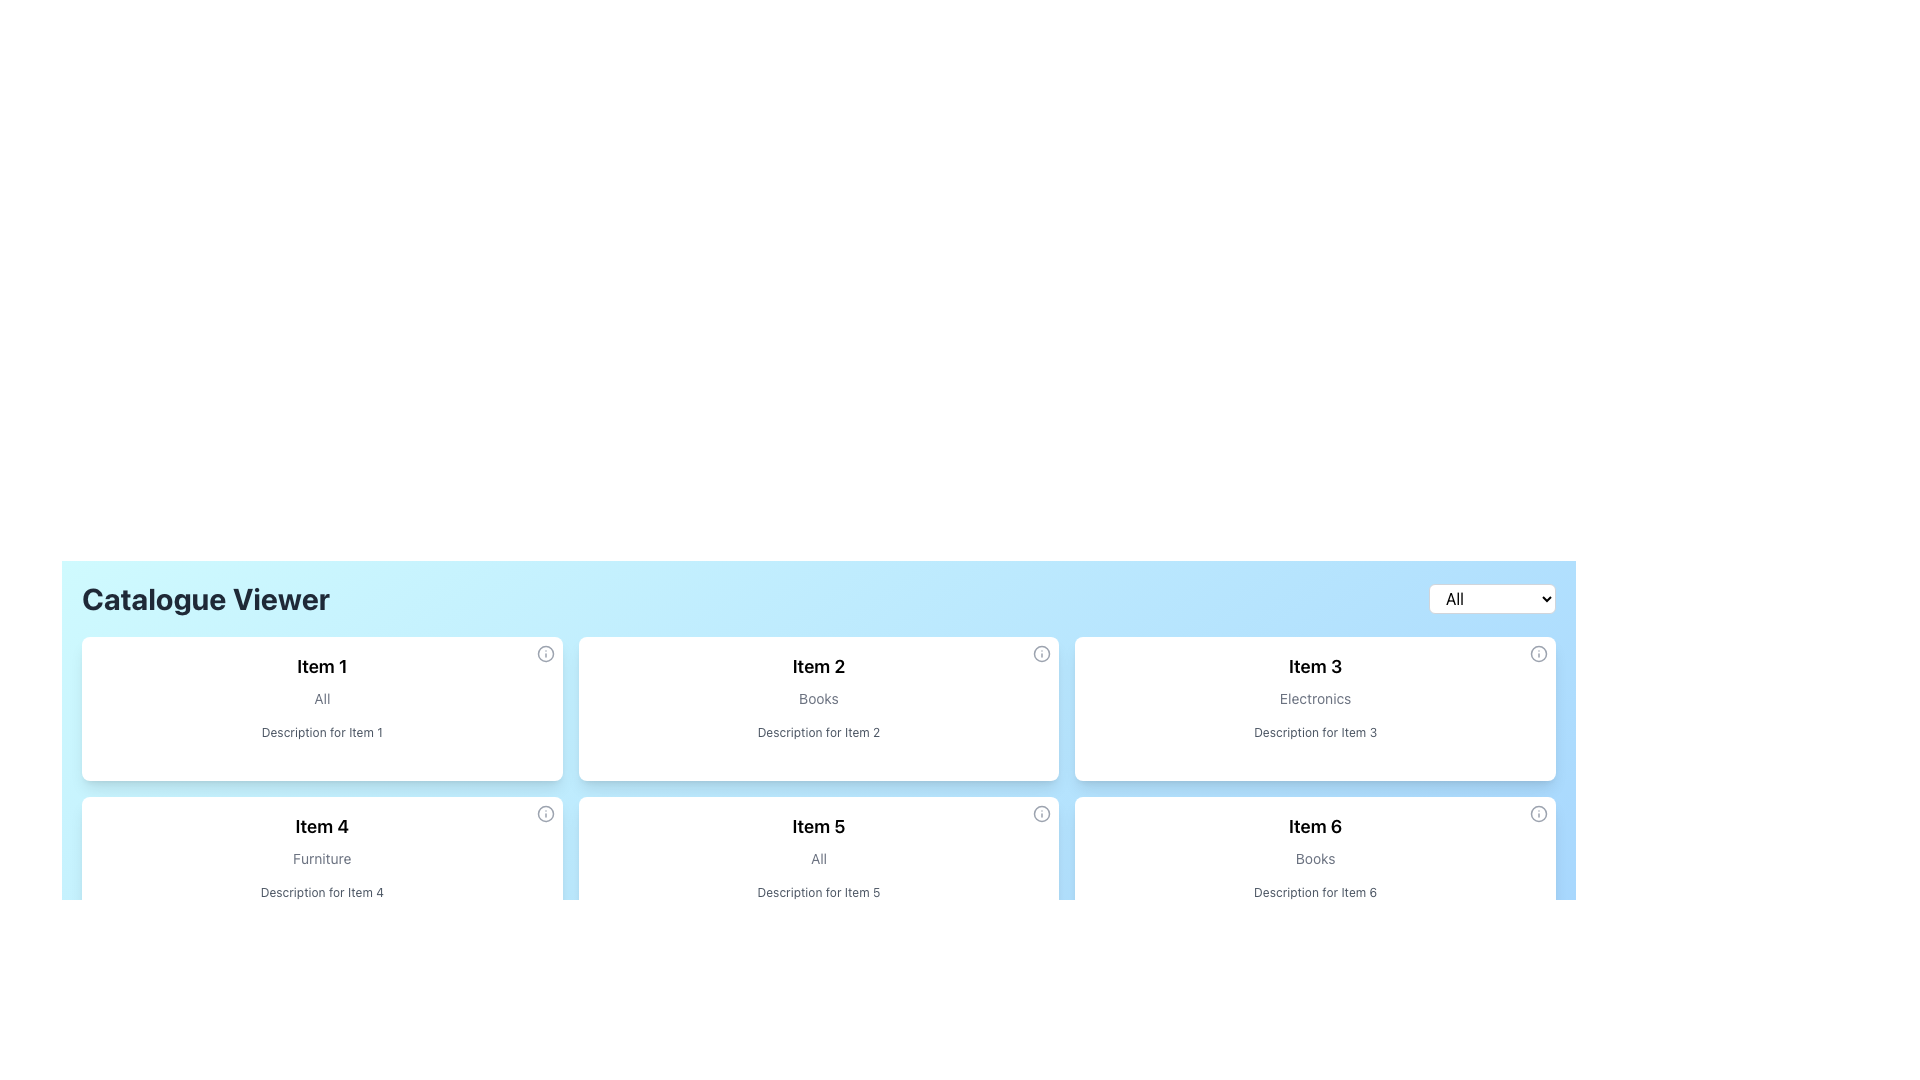 The width and height of the screenshot is (1920, 1080). I want to click on the dropdown menu labeled 'All' located at the top-right corner of the interface, so click(1492, 597).